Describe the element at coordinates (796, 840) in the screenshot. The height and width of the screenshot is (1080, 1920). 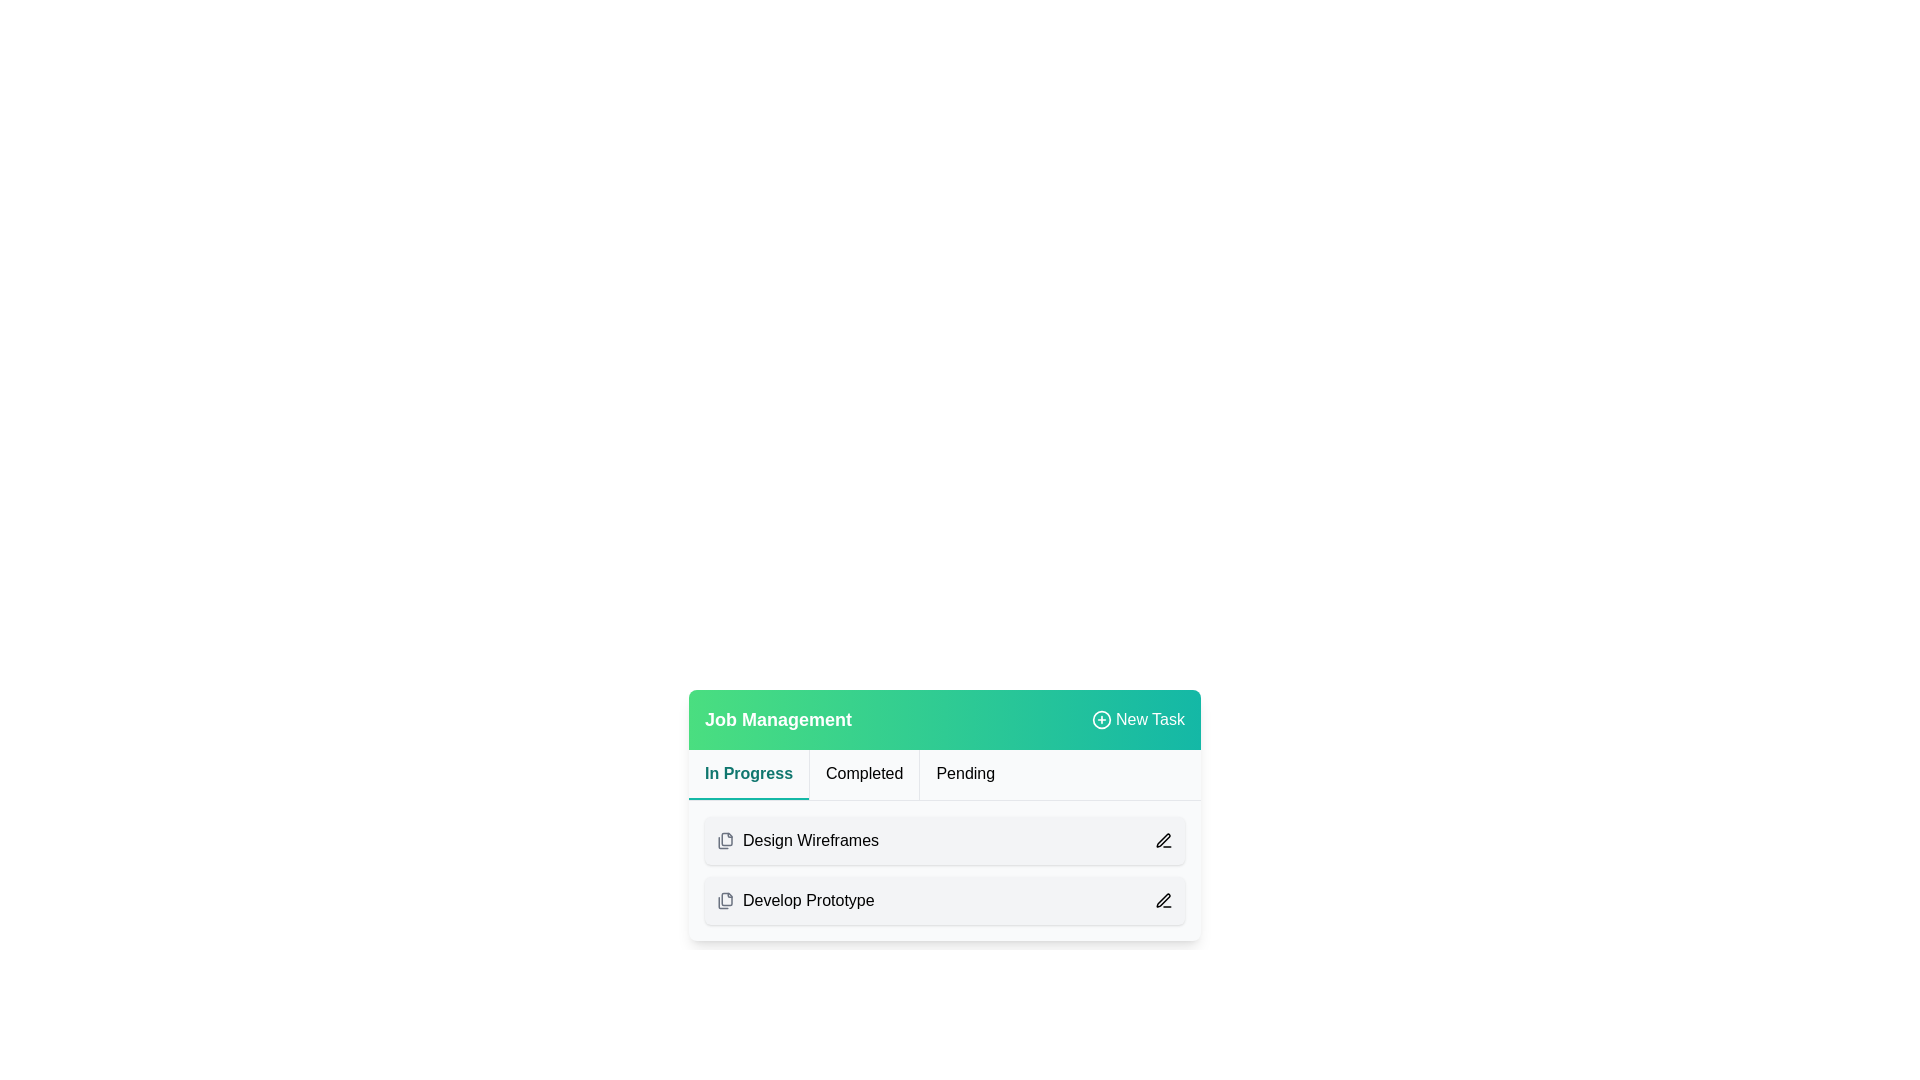
I see `the text label with an associated icon representing the first task entry under the 'In Progress' tab in the task management interface` at that location.